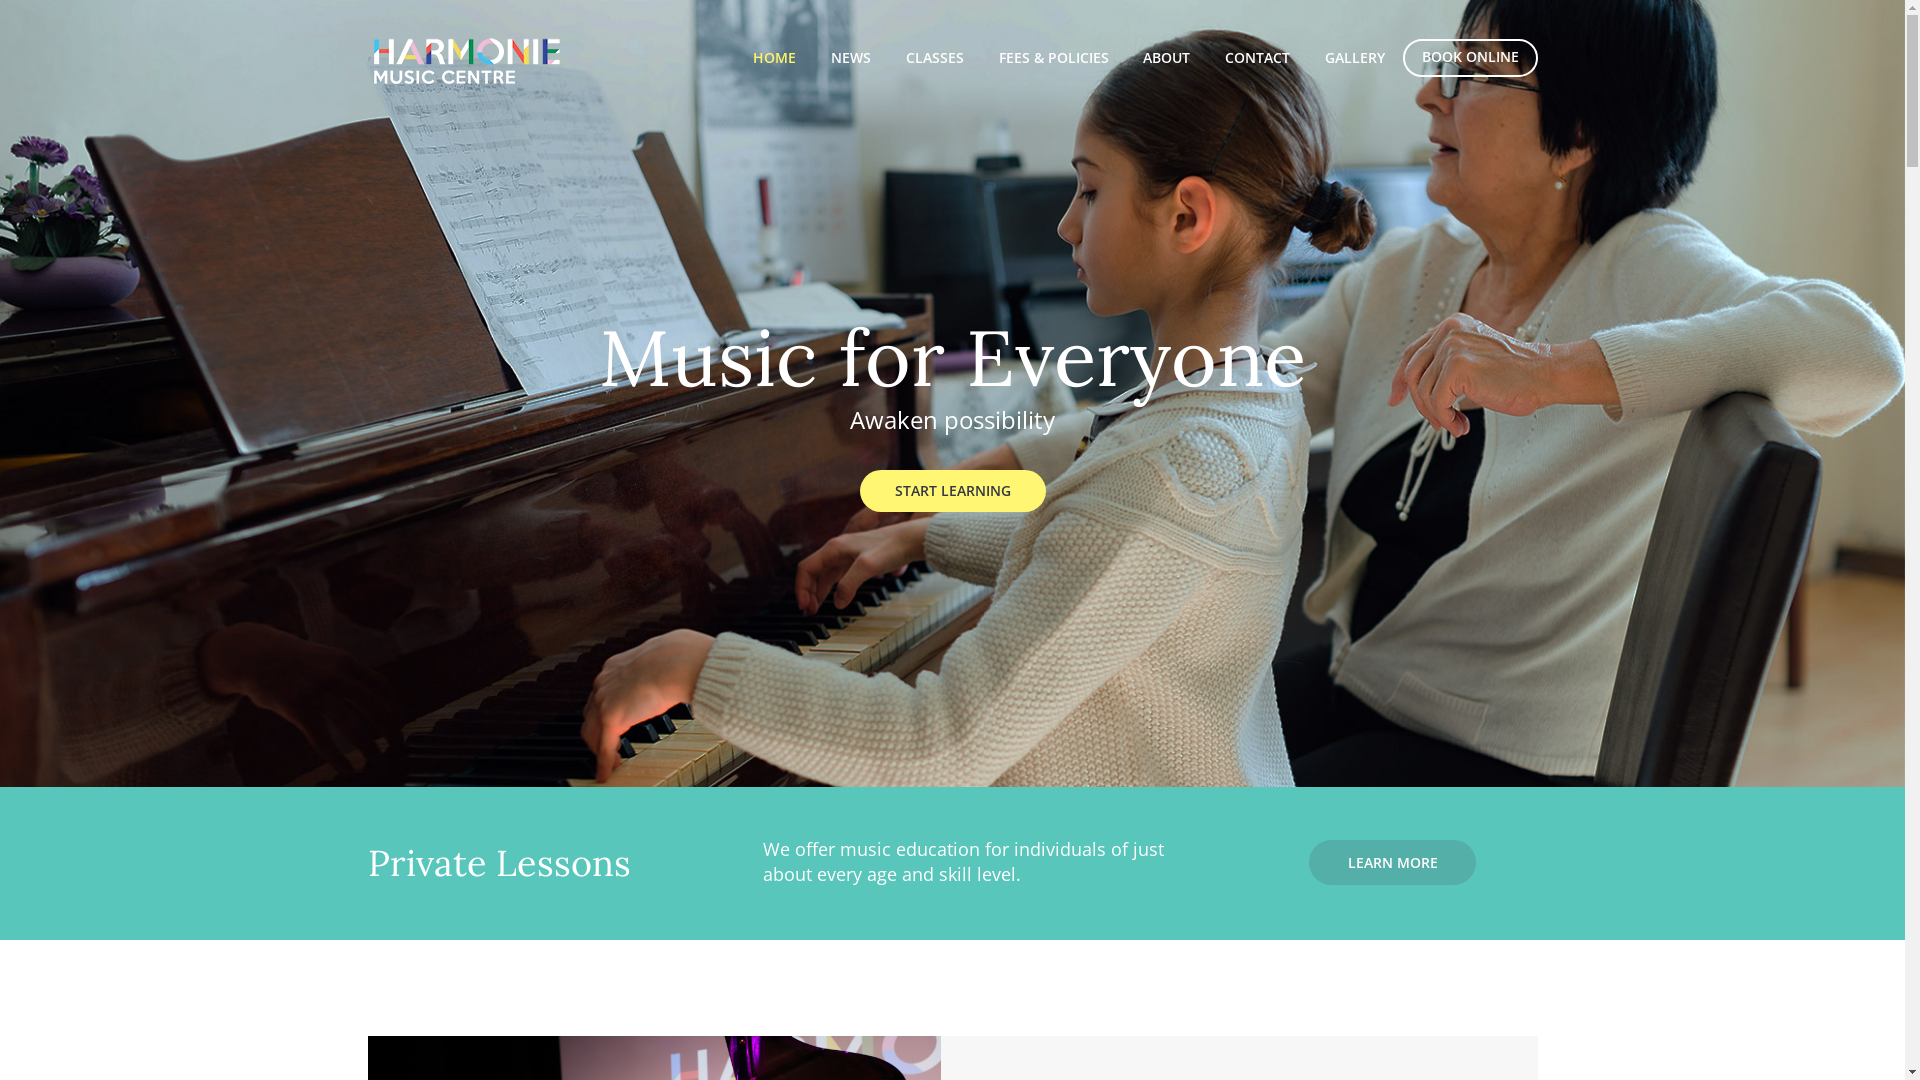 The height and width of the screenshot is (1080, 1920). Describe the element at coordinates (1391, 862) in the screenshot. I see `'LEARN MORE'` at that location.